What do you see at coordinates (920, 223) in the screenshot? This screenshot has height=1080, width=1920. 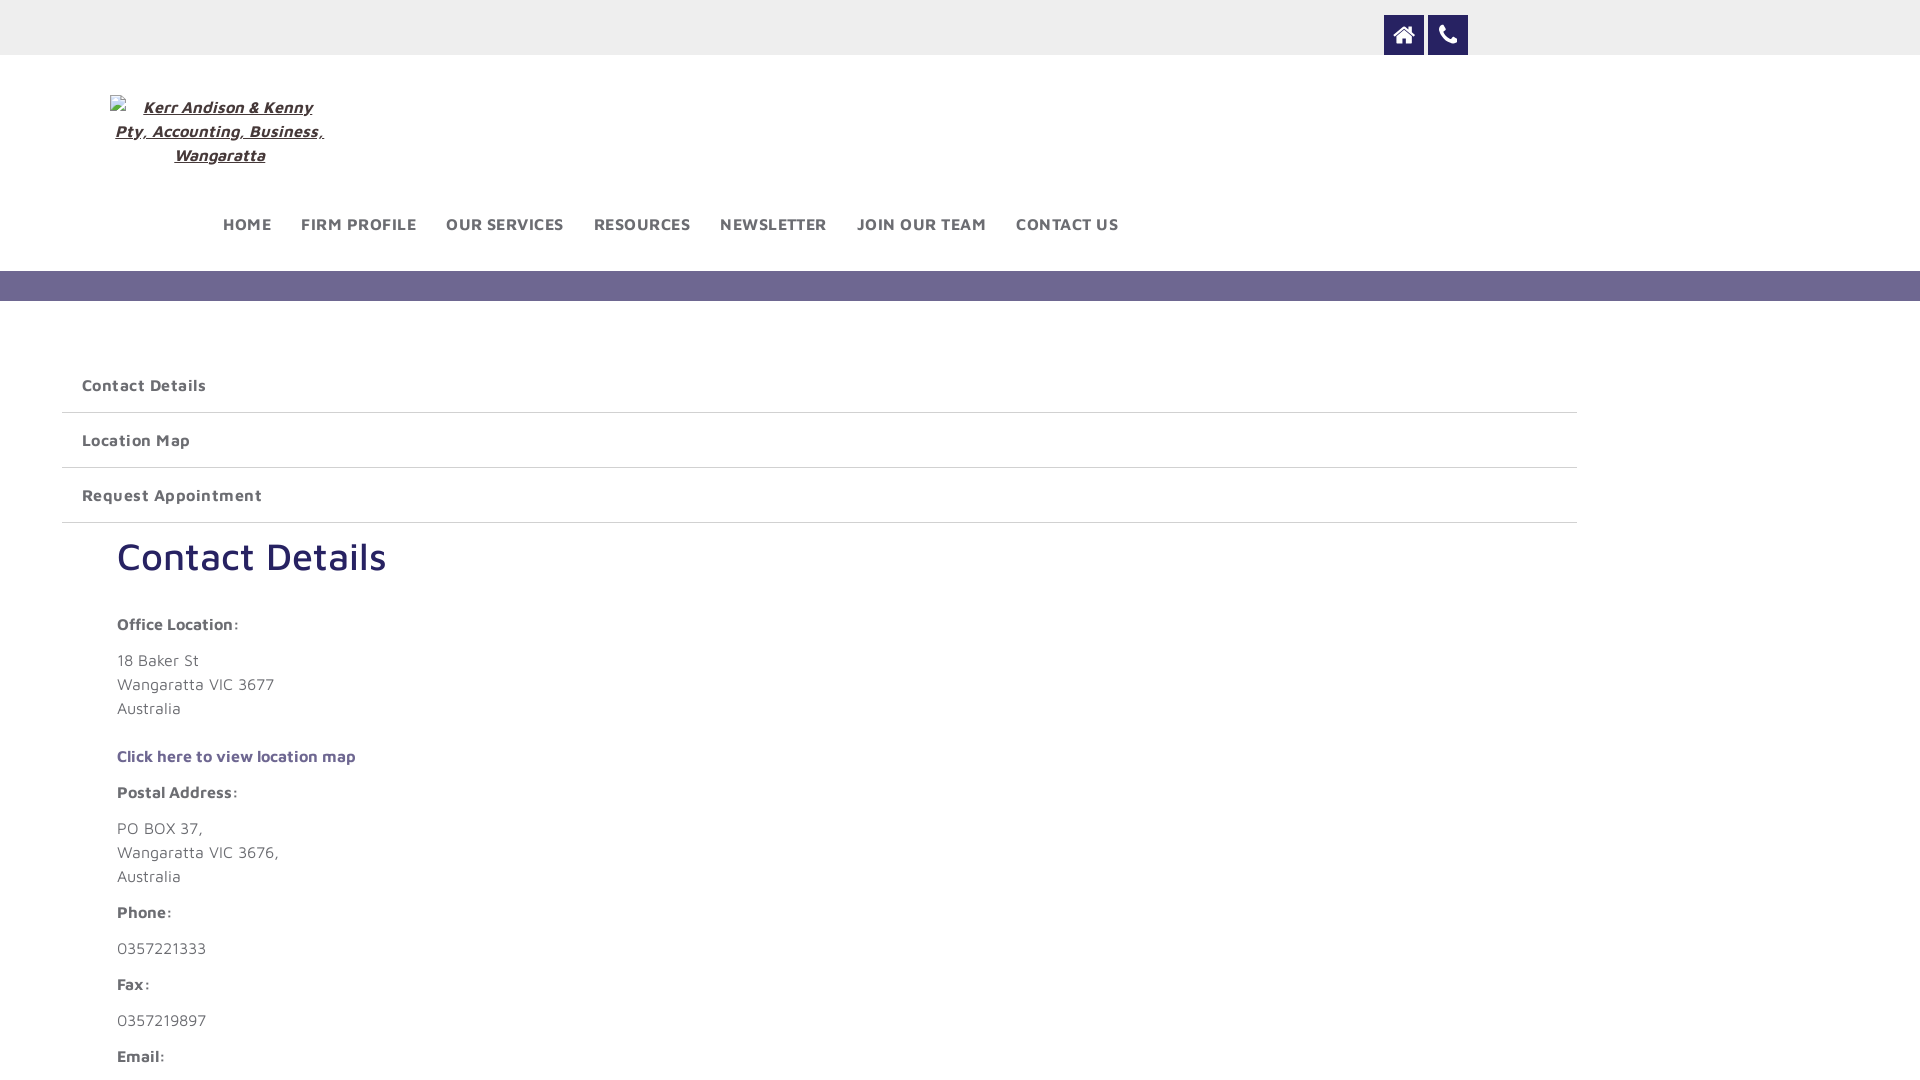 I see `'JOIN OUR TEAM'` at bounding box center [920, 223].